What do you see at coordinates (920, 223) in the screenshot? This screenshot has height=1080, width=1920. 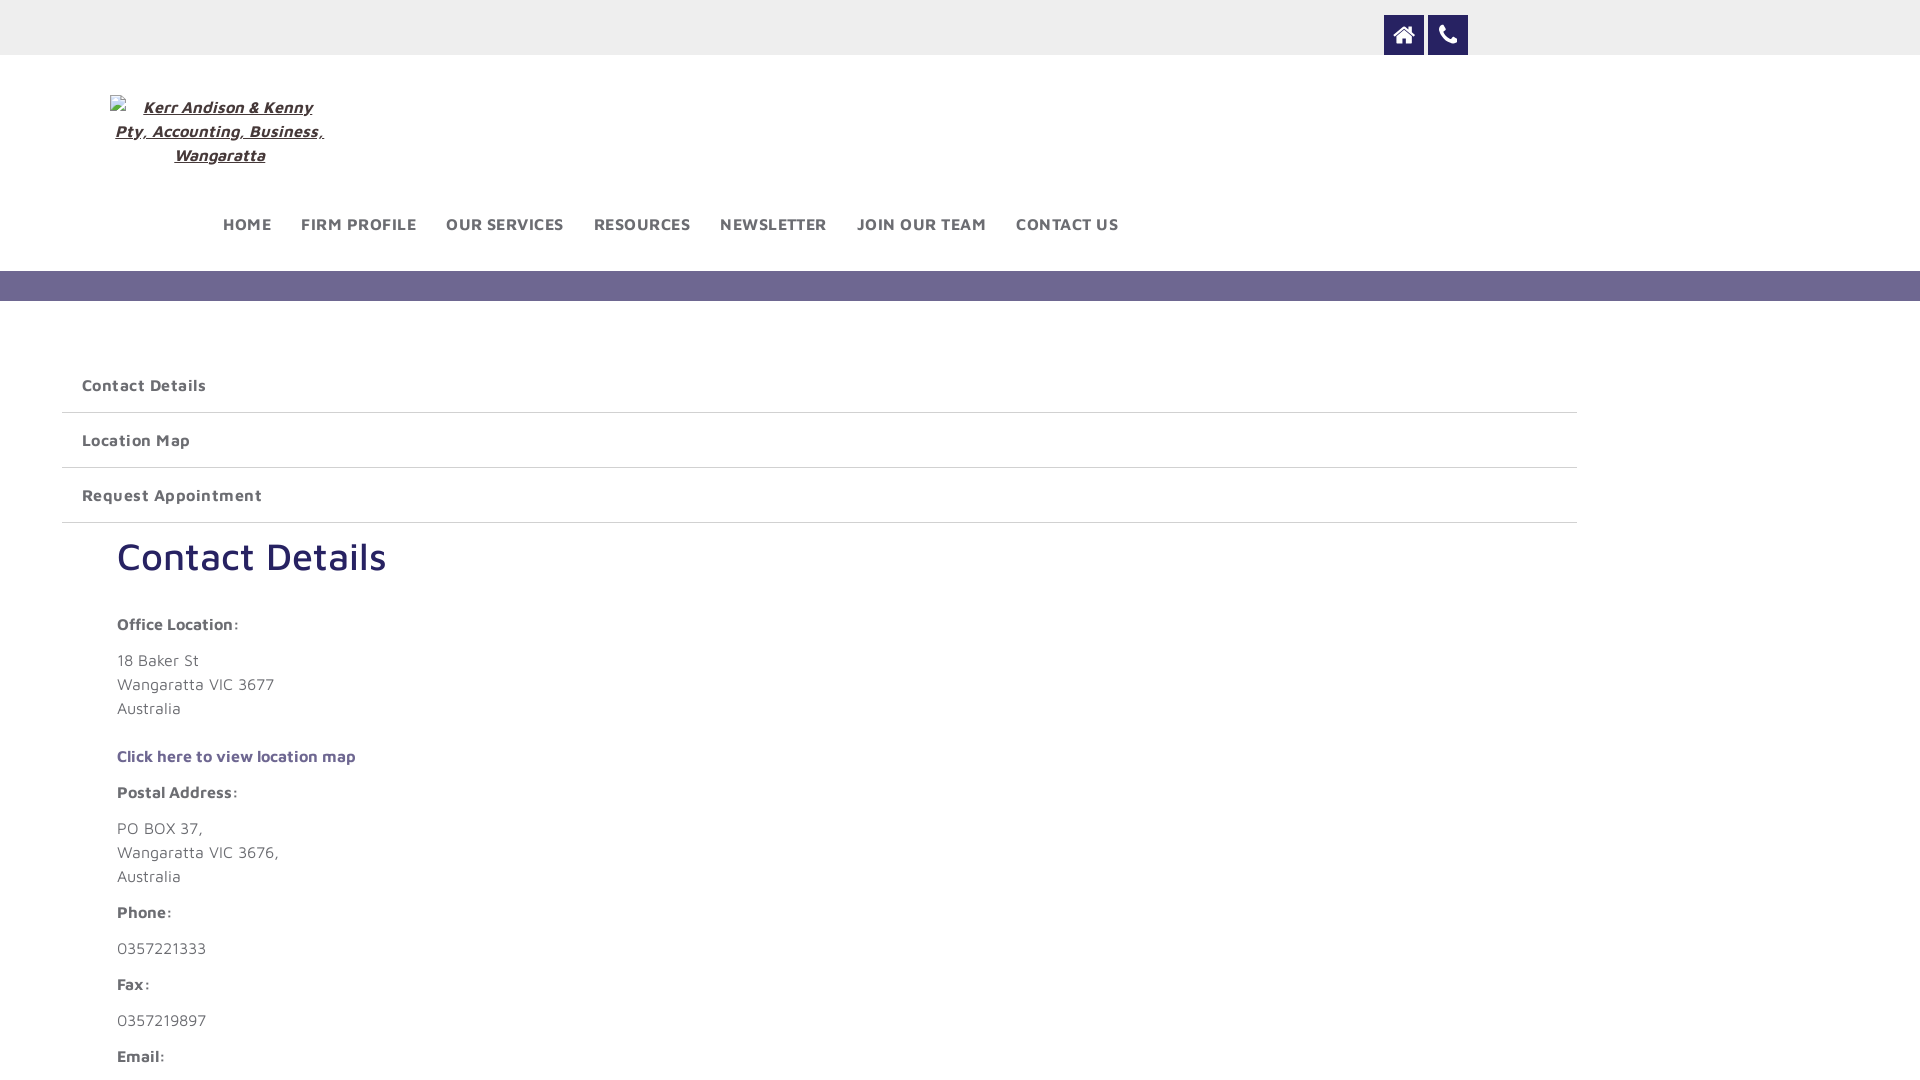 I see `'JOIN OUR TEAM'` at bounding box center [920, 223].